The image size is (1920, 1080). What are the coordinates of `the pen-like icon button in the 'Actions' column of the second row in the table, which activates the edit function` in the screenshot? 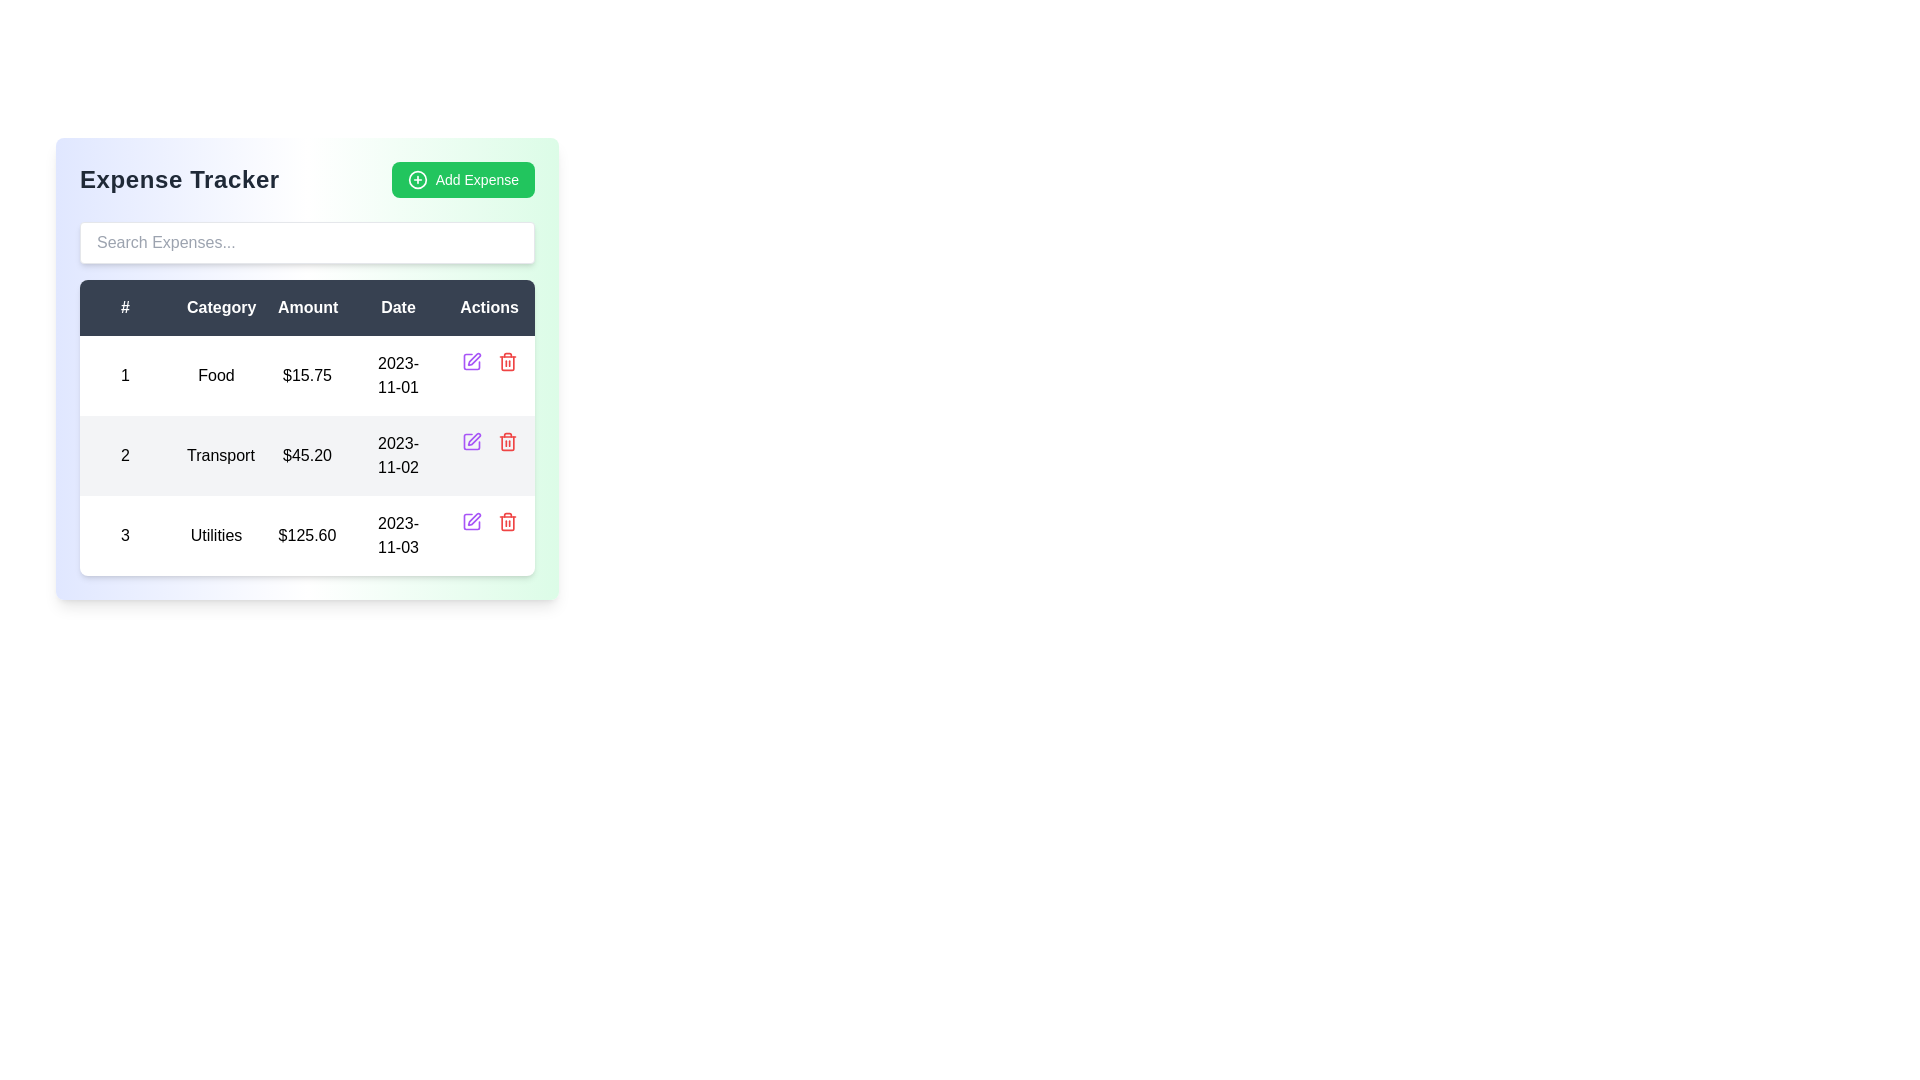 It's located at (473, 438).